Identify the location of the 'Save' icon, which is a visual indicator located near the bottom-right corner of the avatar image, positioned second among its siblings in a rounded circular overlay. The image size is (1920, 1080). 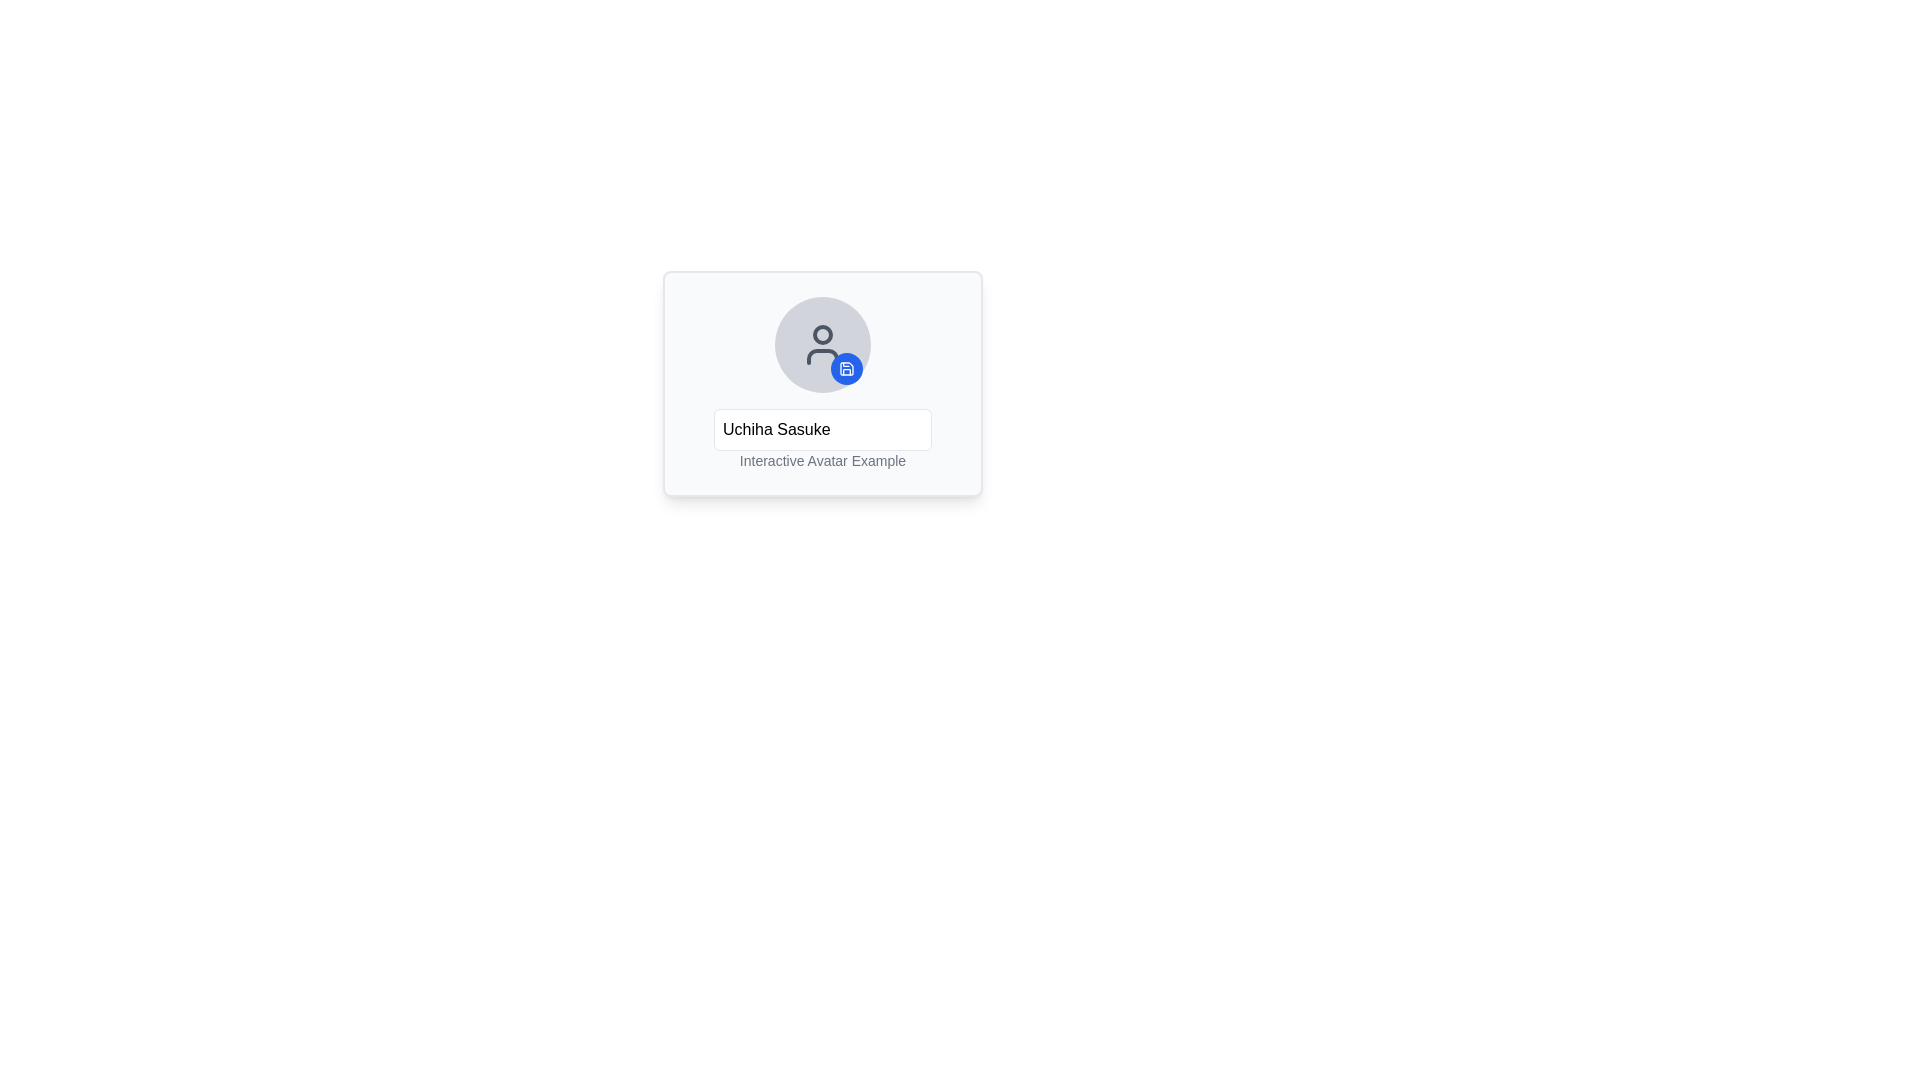
(846, 369).